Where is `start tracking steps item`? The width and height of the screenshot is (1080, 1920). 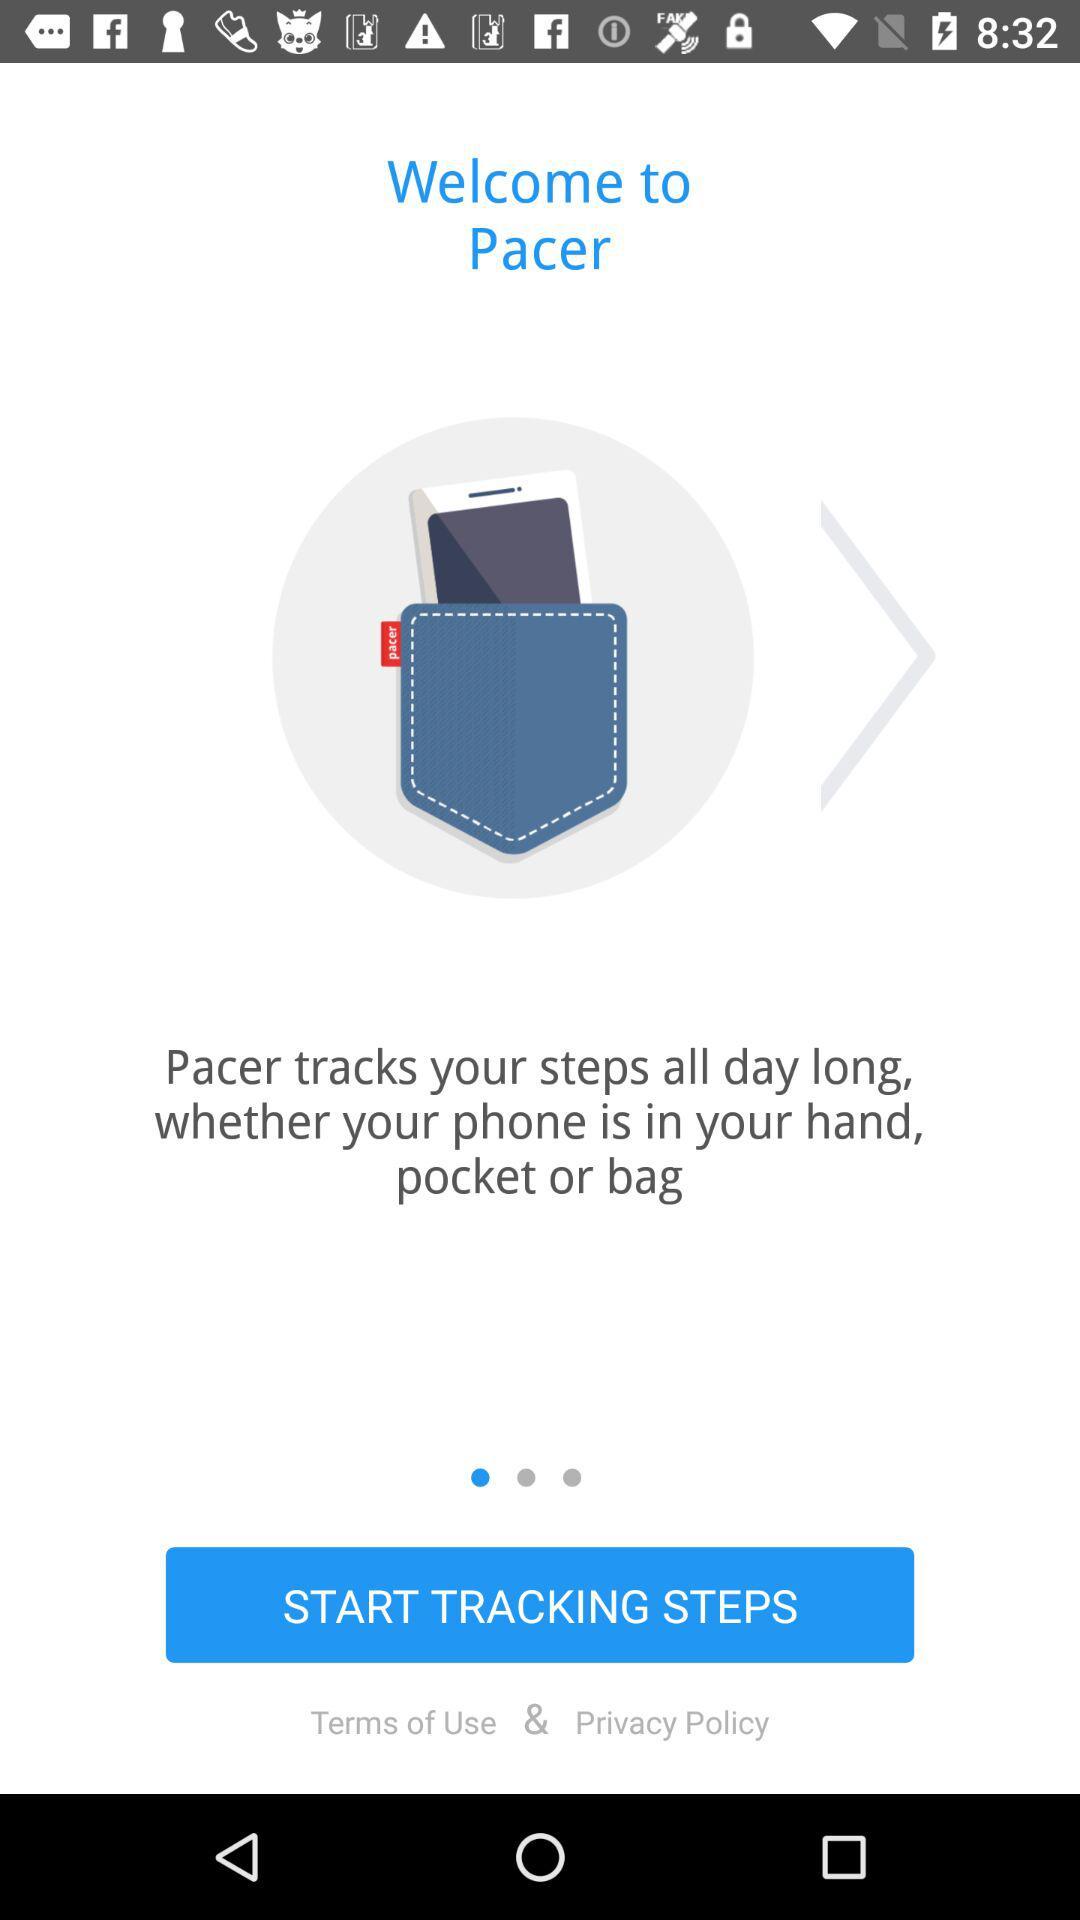
start tracking steps item is located at coordinates (540, 1604).